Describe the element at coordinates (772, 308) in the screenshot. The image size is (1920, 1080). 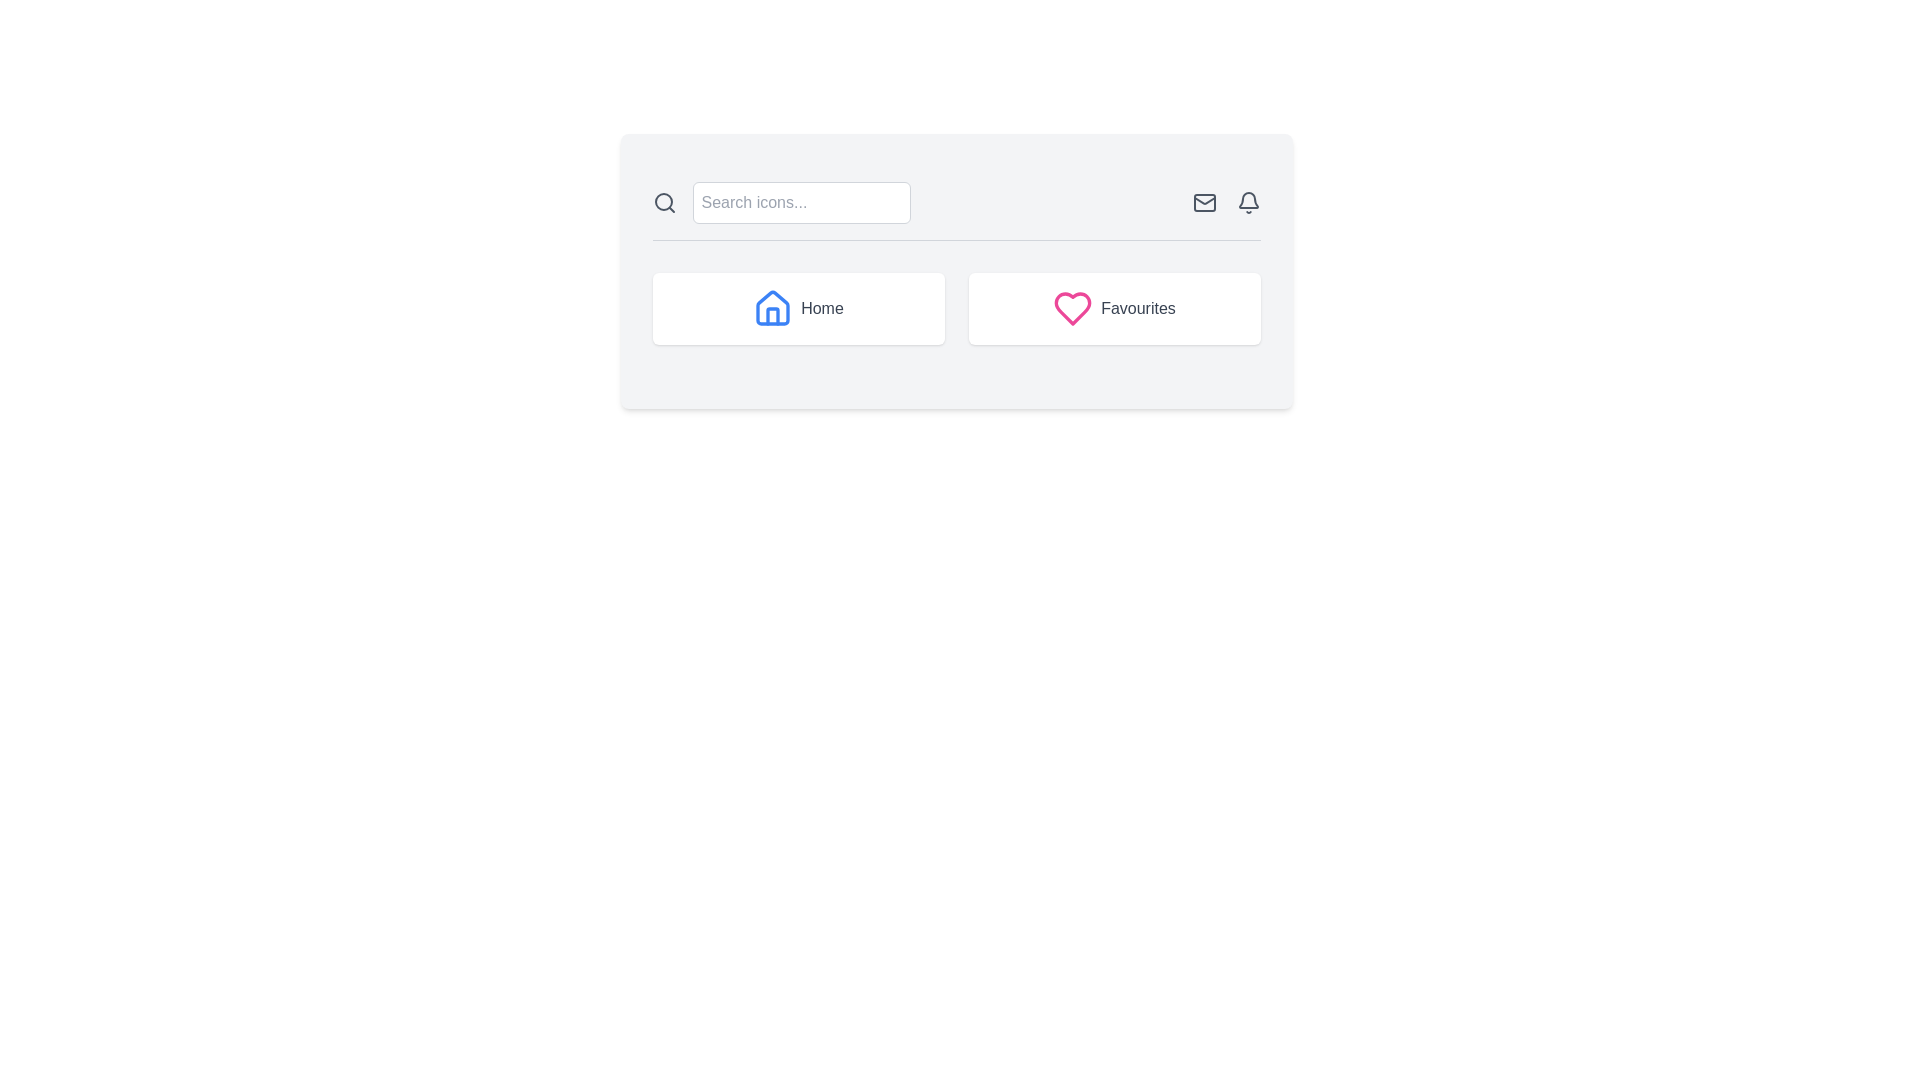
I see `the Home icon located to the left side of the Home button's label, which represents the main page` at that location.